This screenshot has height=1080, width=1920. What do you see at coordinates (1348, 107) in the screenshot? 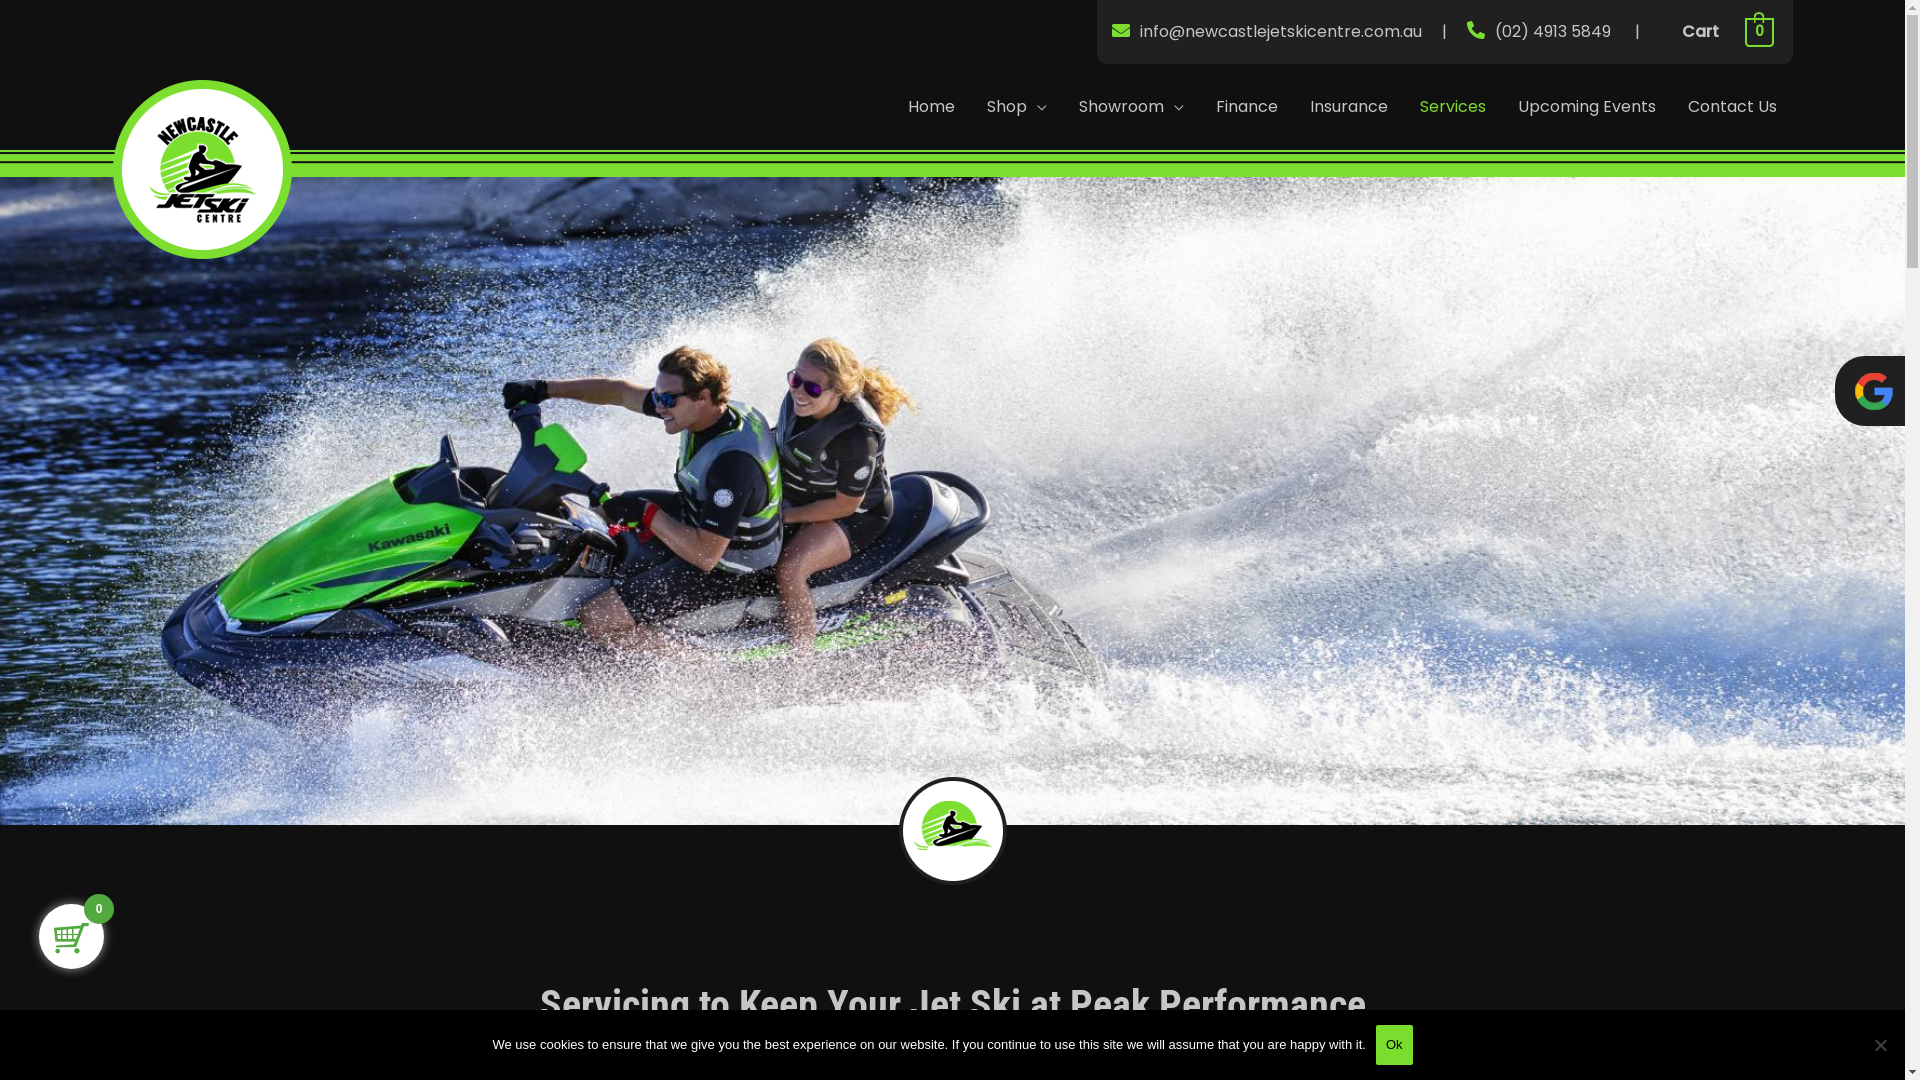
I see `'Insurance'` at bounding box center [1348, 107].